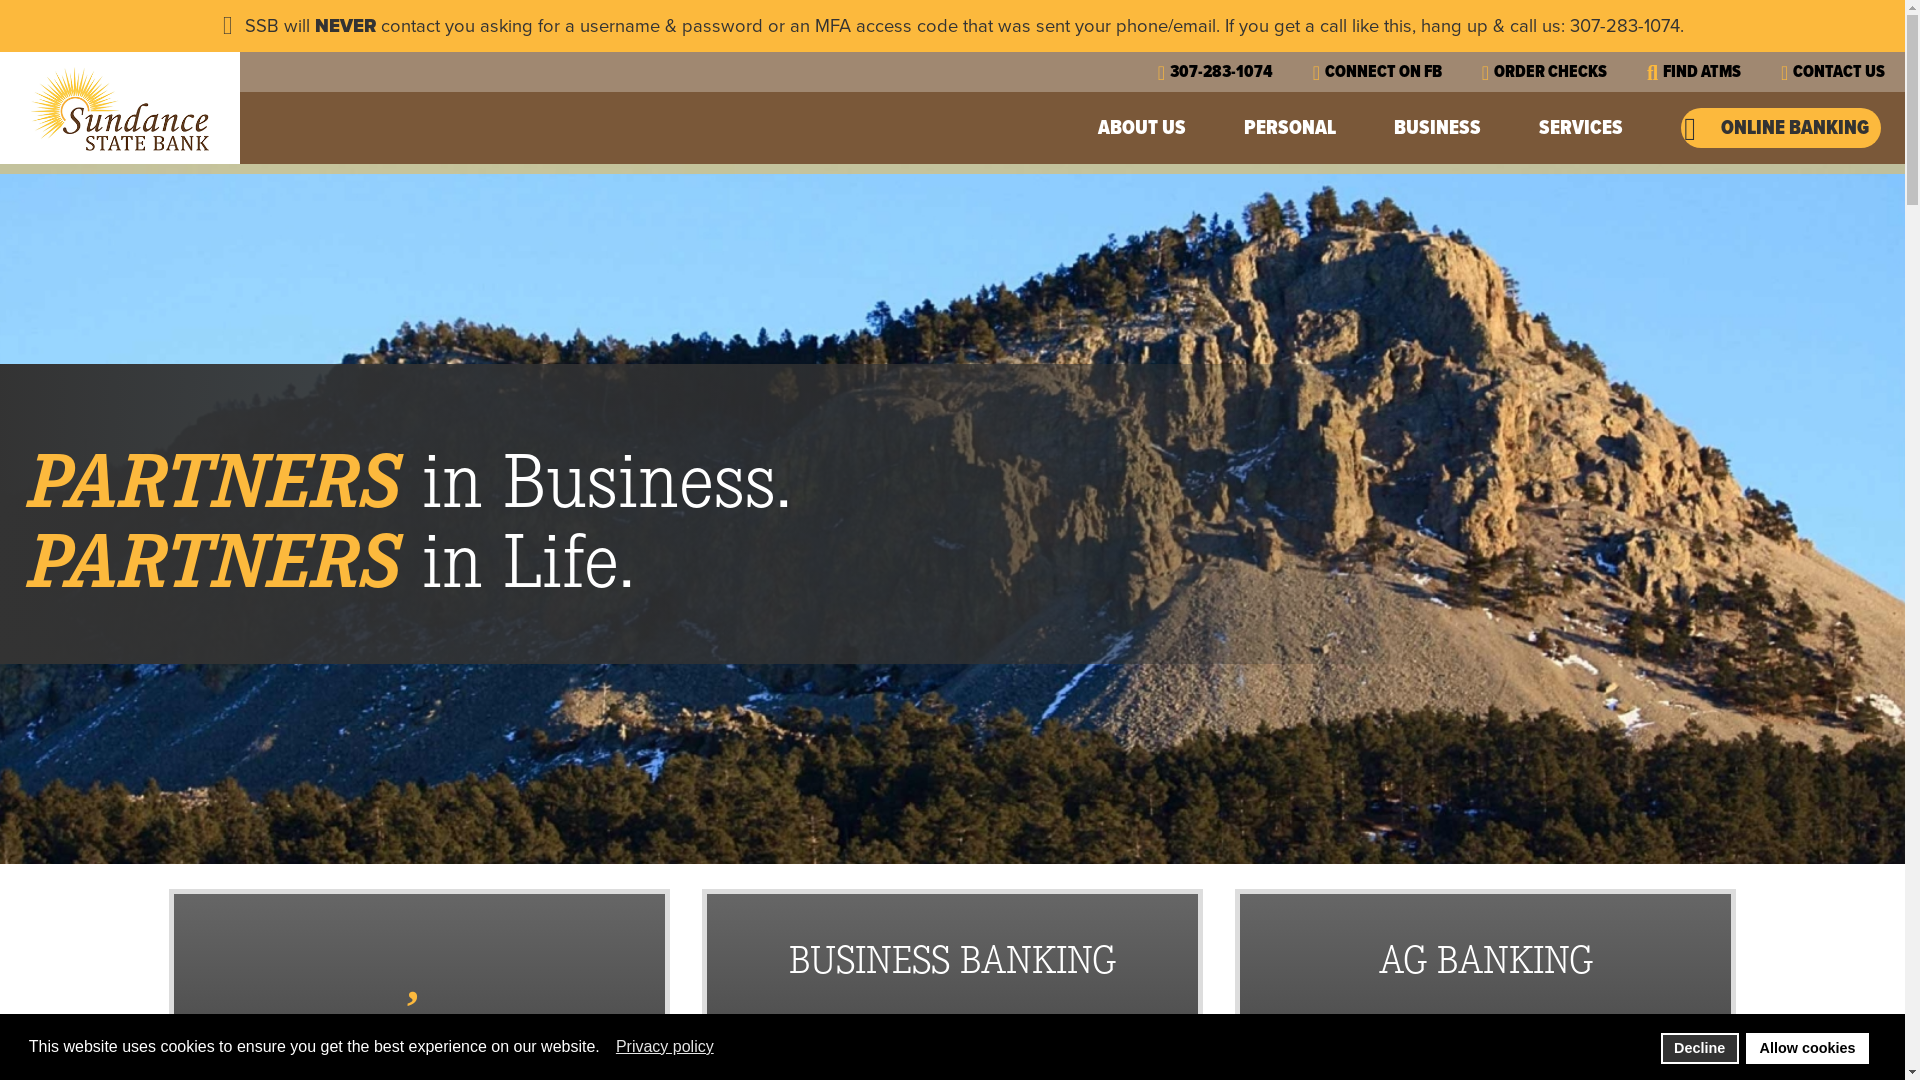  Describe the element at coordinates (1780, 127) in the screenshot. I see `'ONLINE BANKING'` at that location.